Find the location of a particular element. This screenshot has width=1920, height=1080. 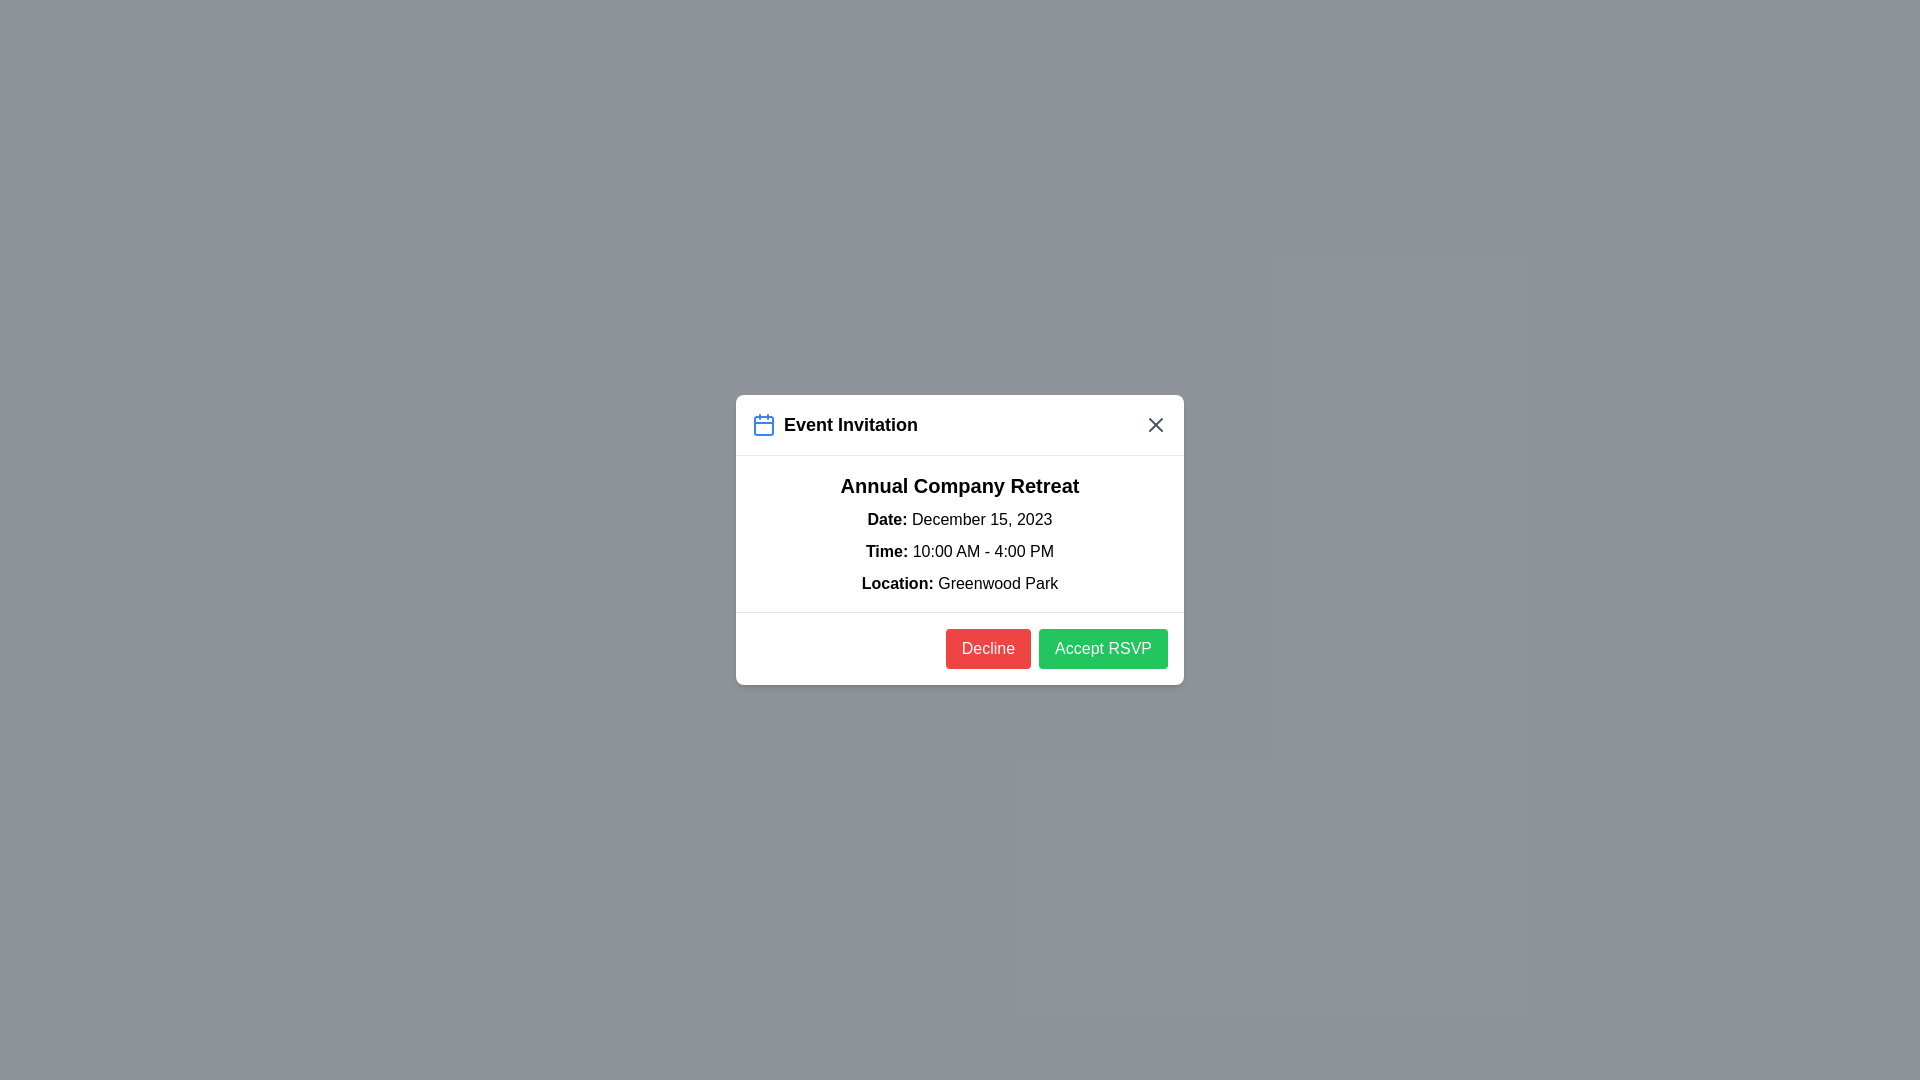

text content of the Text Label displaying 'Time: 10:00 AM - 4:00 PM', which is located within the event details section, second in the list after the date is located at coordinates (960, 551).